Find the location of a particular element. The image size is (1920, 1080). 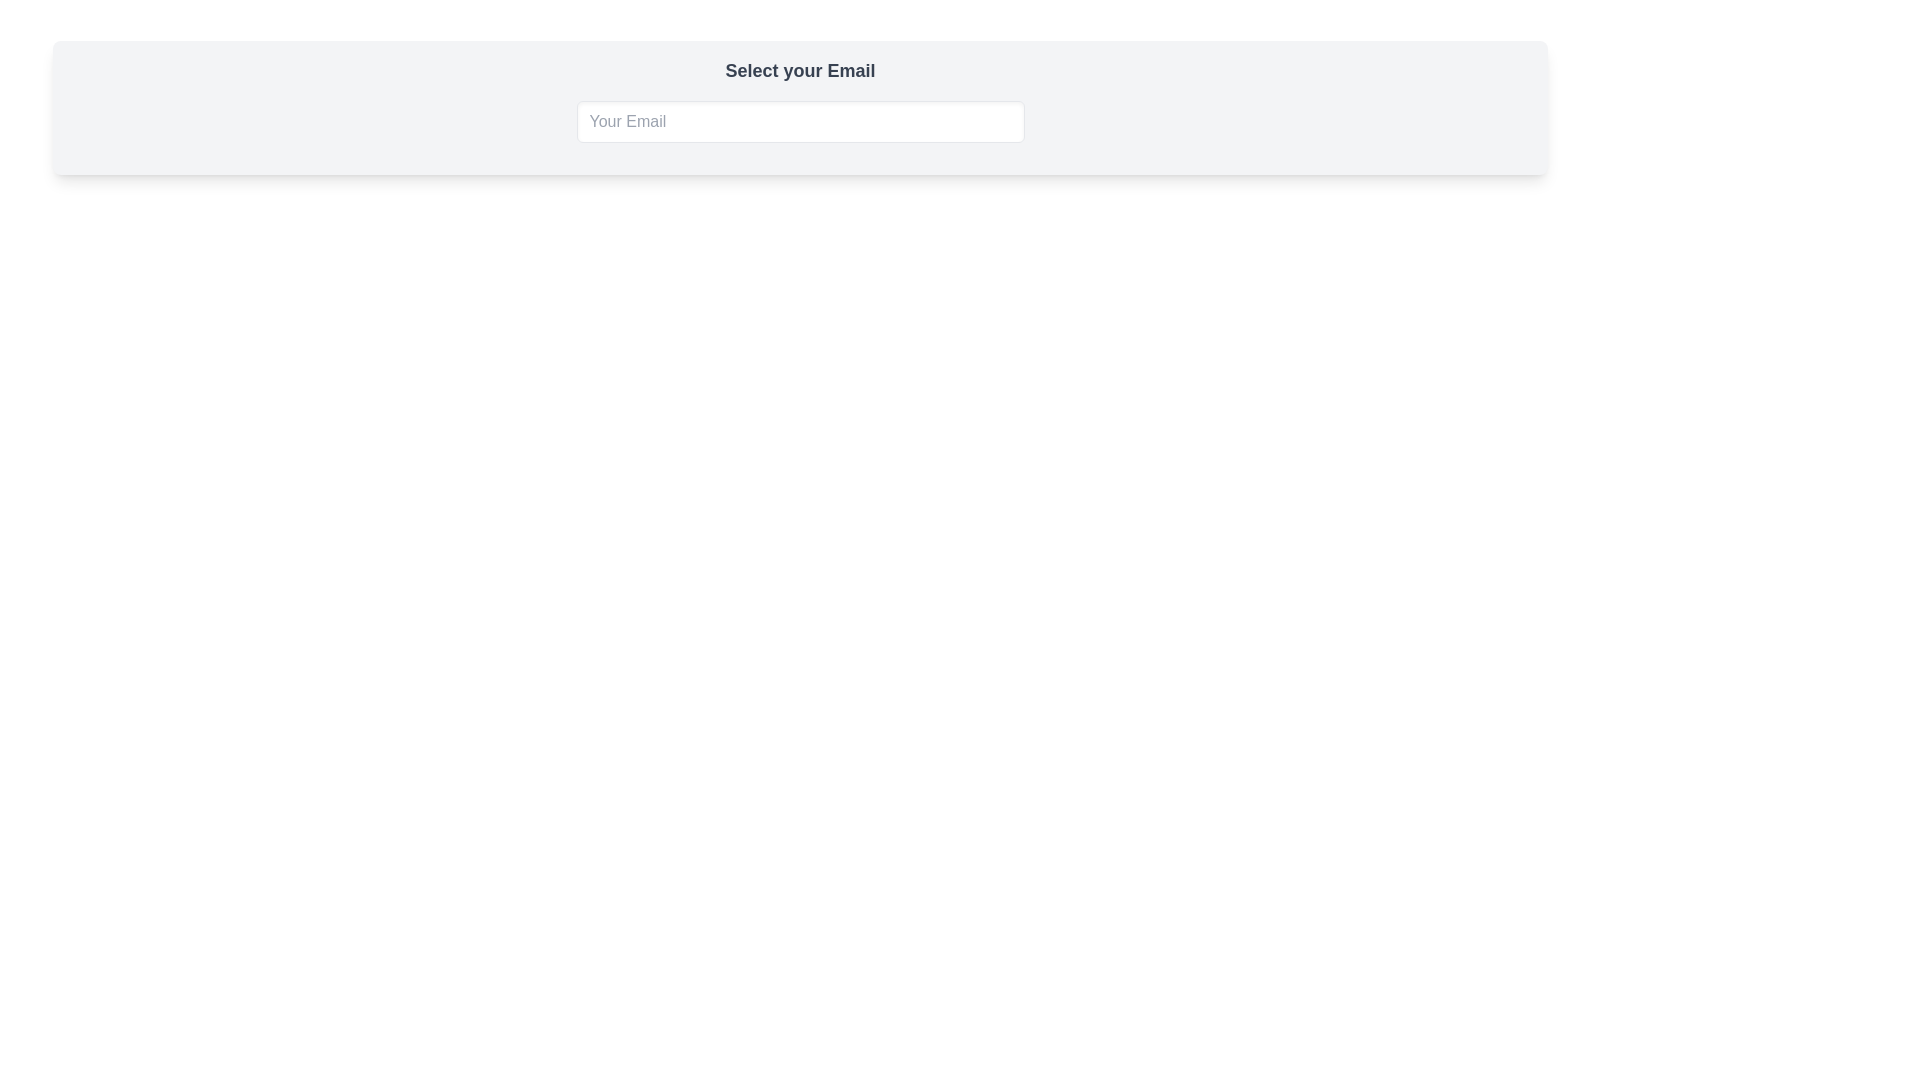

the title label that guides the user to input their email, located at the top of the card with a light-gray background is located at coordinates (800, 69).